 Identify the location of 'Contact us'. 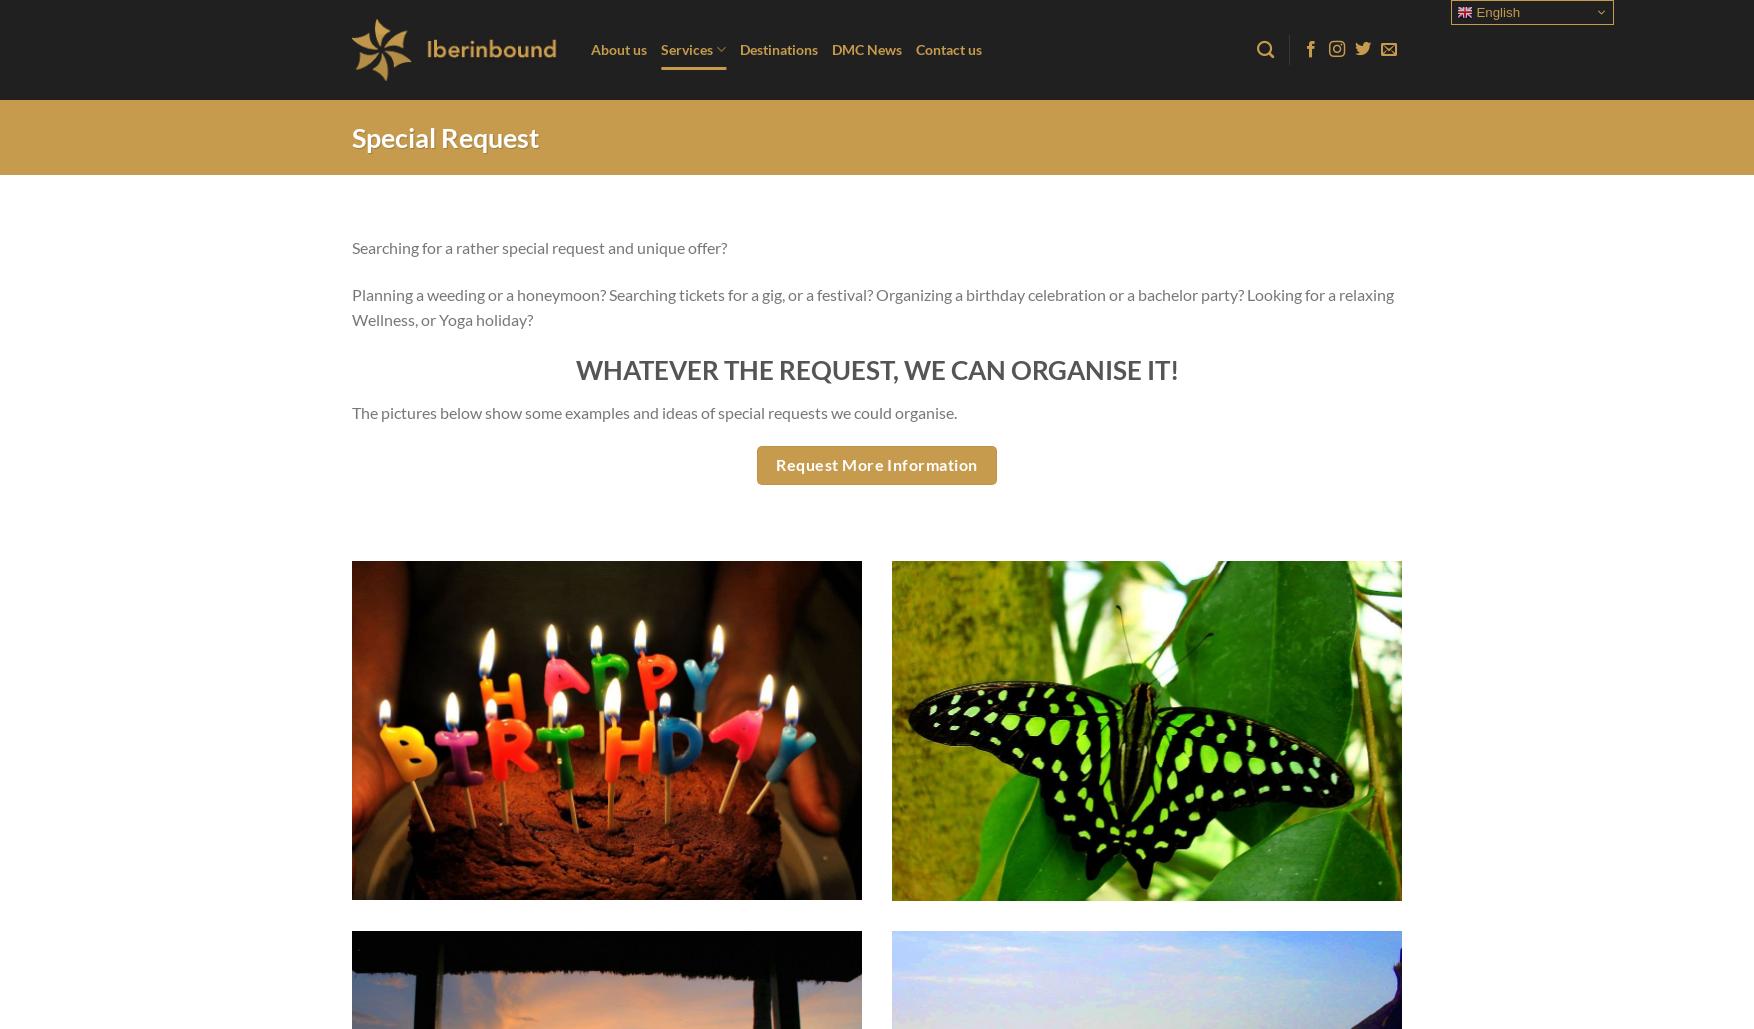
(915, 49).